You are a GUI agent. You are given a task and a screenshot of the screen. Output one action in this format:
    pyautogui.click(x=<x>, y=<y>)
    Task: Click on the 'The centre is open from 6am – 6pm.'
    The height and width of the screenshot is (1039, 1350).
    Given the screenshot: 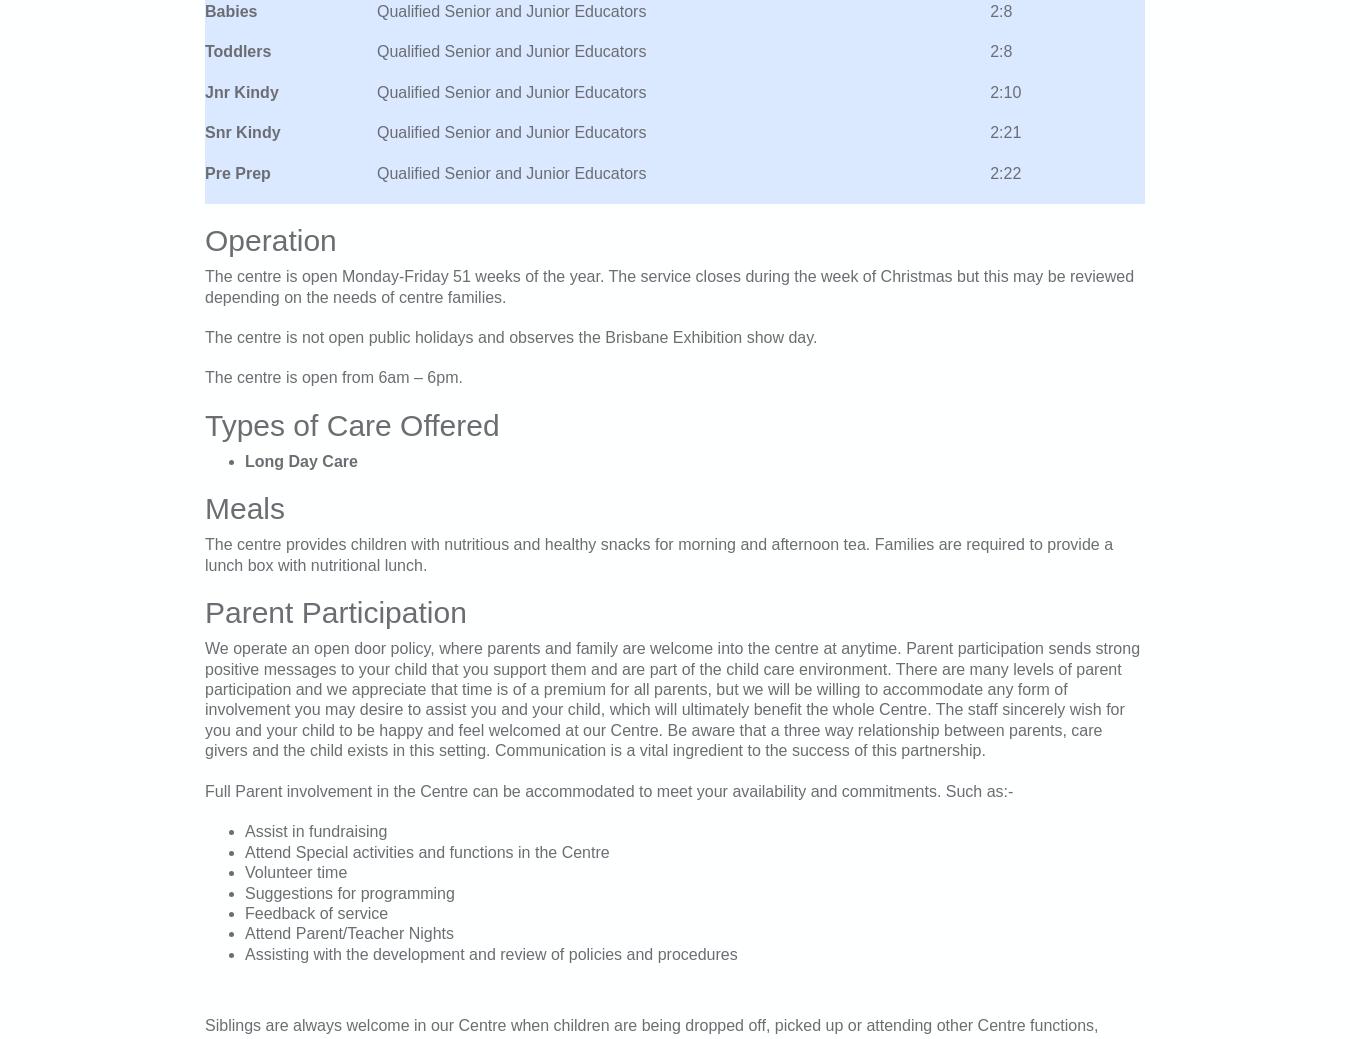 What is the action you would take?
    pyautogui.click(x=332, y=376)
    